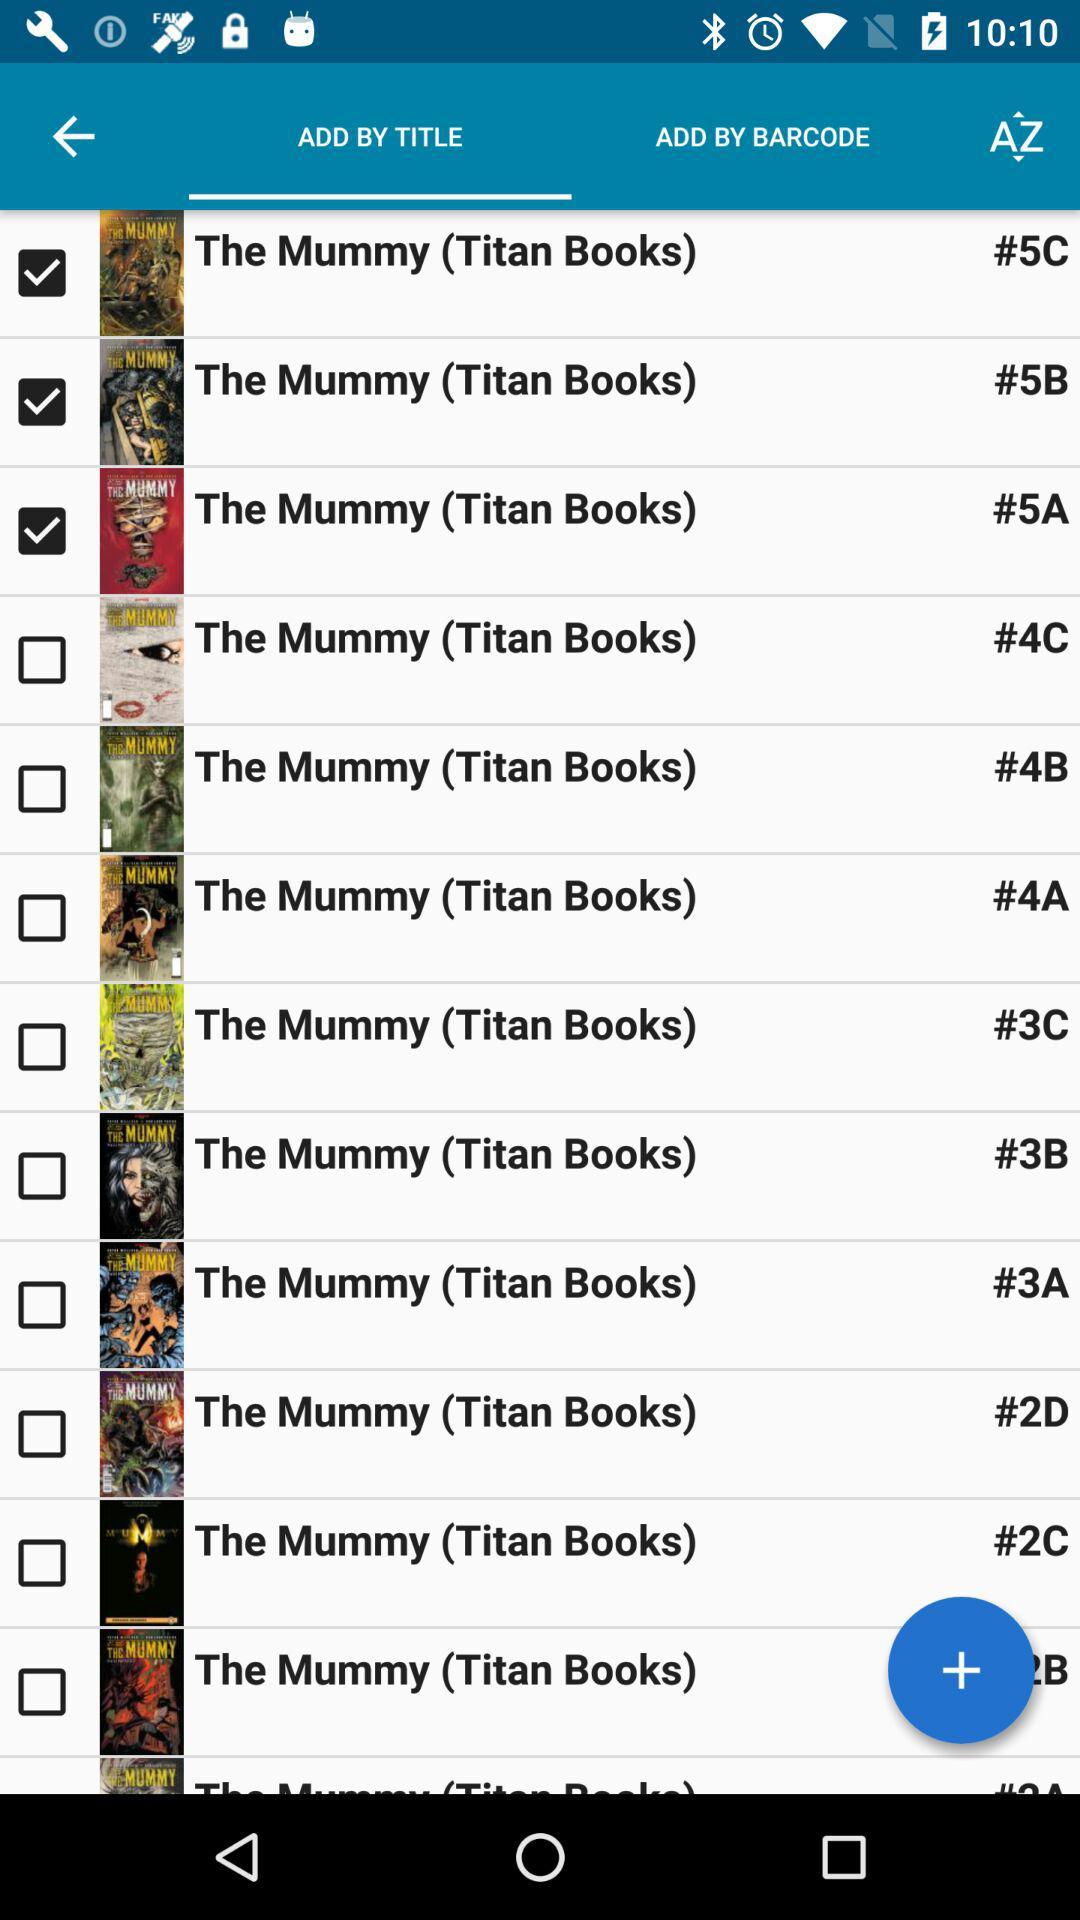 The image size is (1080, 1920). I want to click on the book to the list of selected books, so click(48, 1176).